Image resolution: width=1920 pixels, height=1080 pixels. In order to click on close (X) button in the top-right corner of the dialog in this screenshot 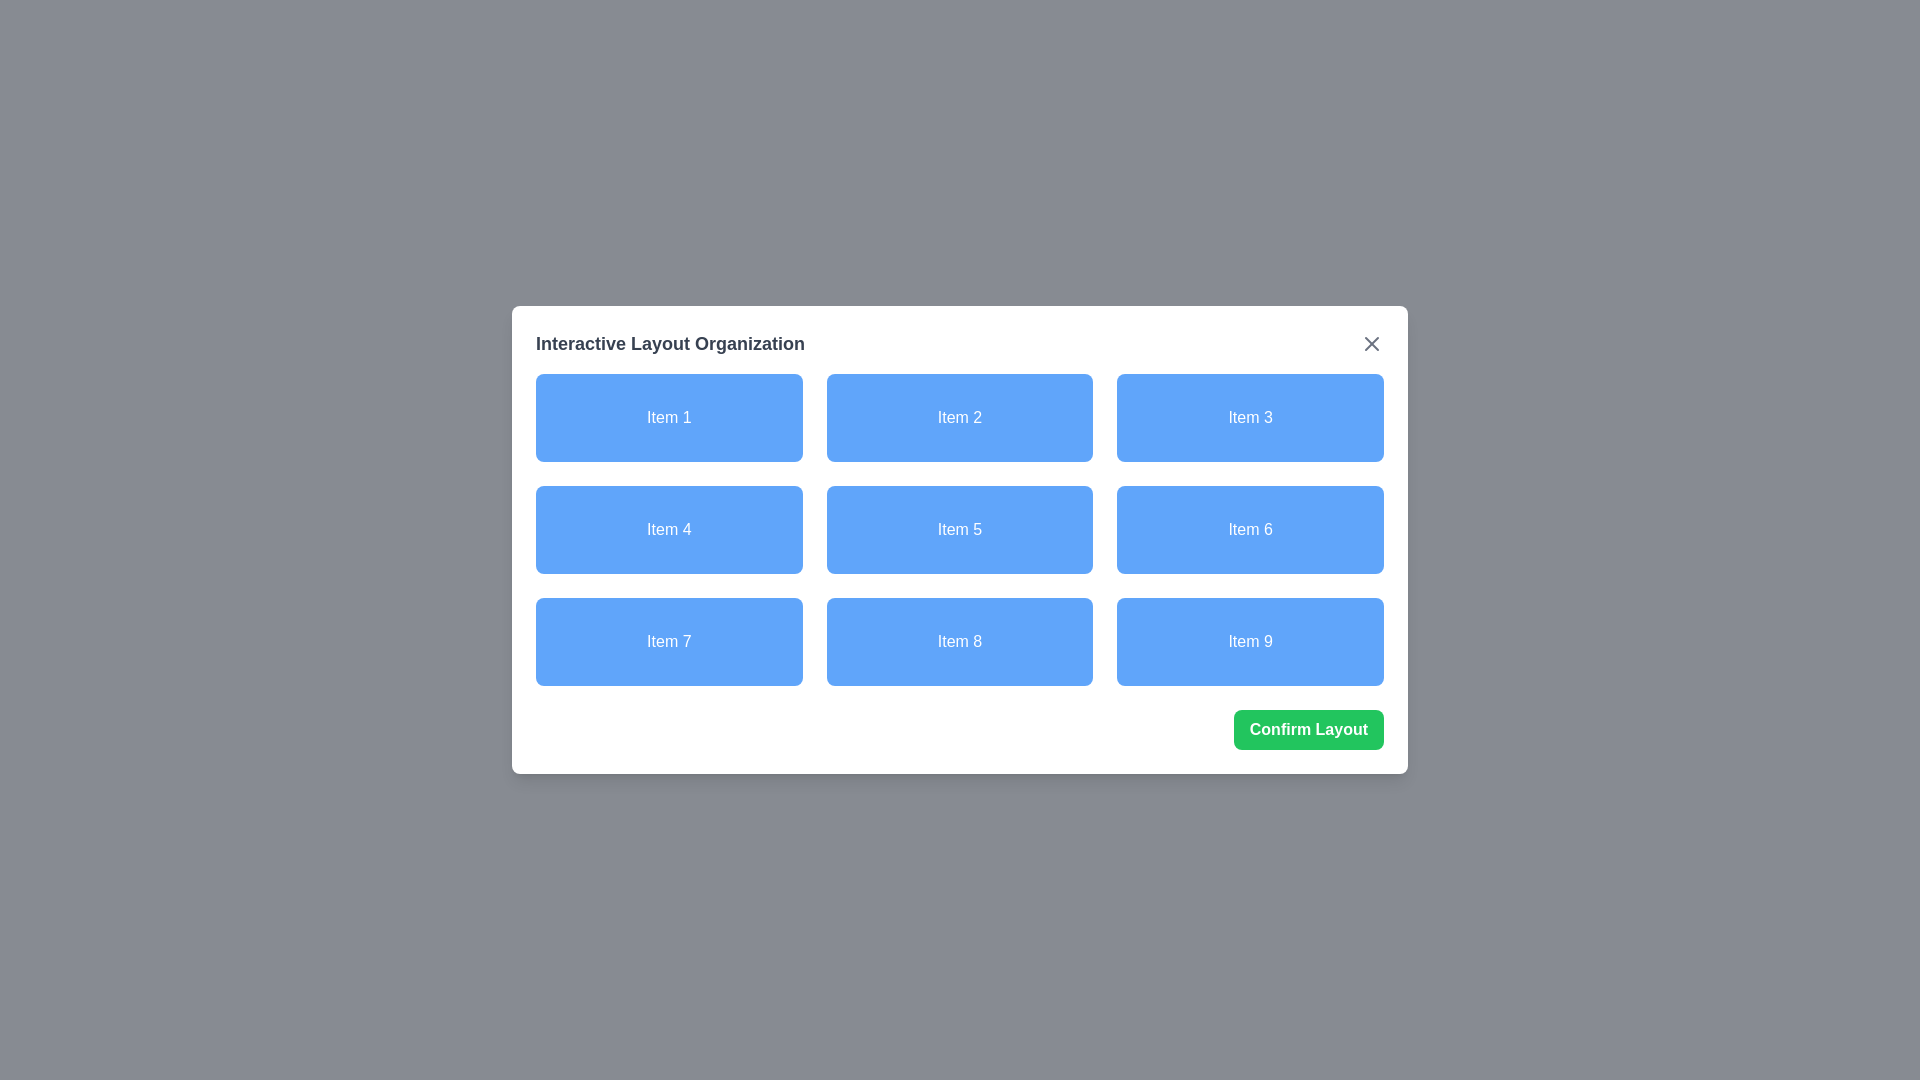, I will do `click(1371, 342)`.